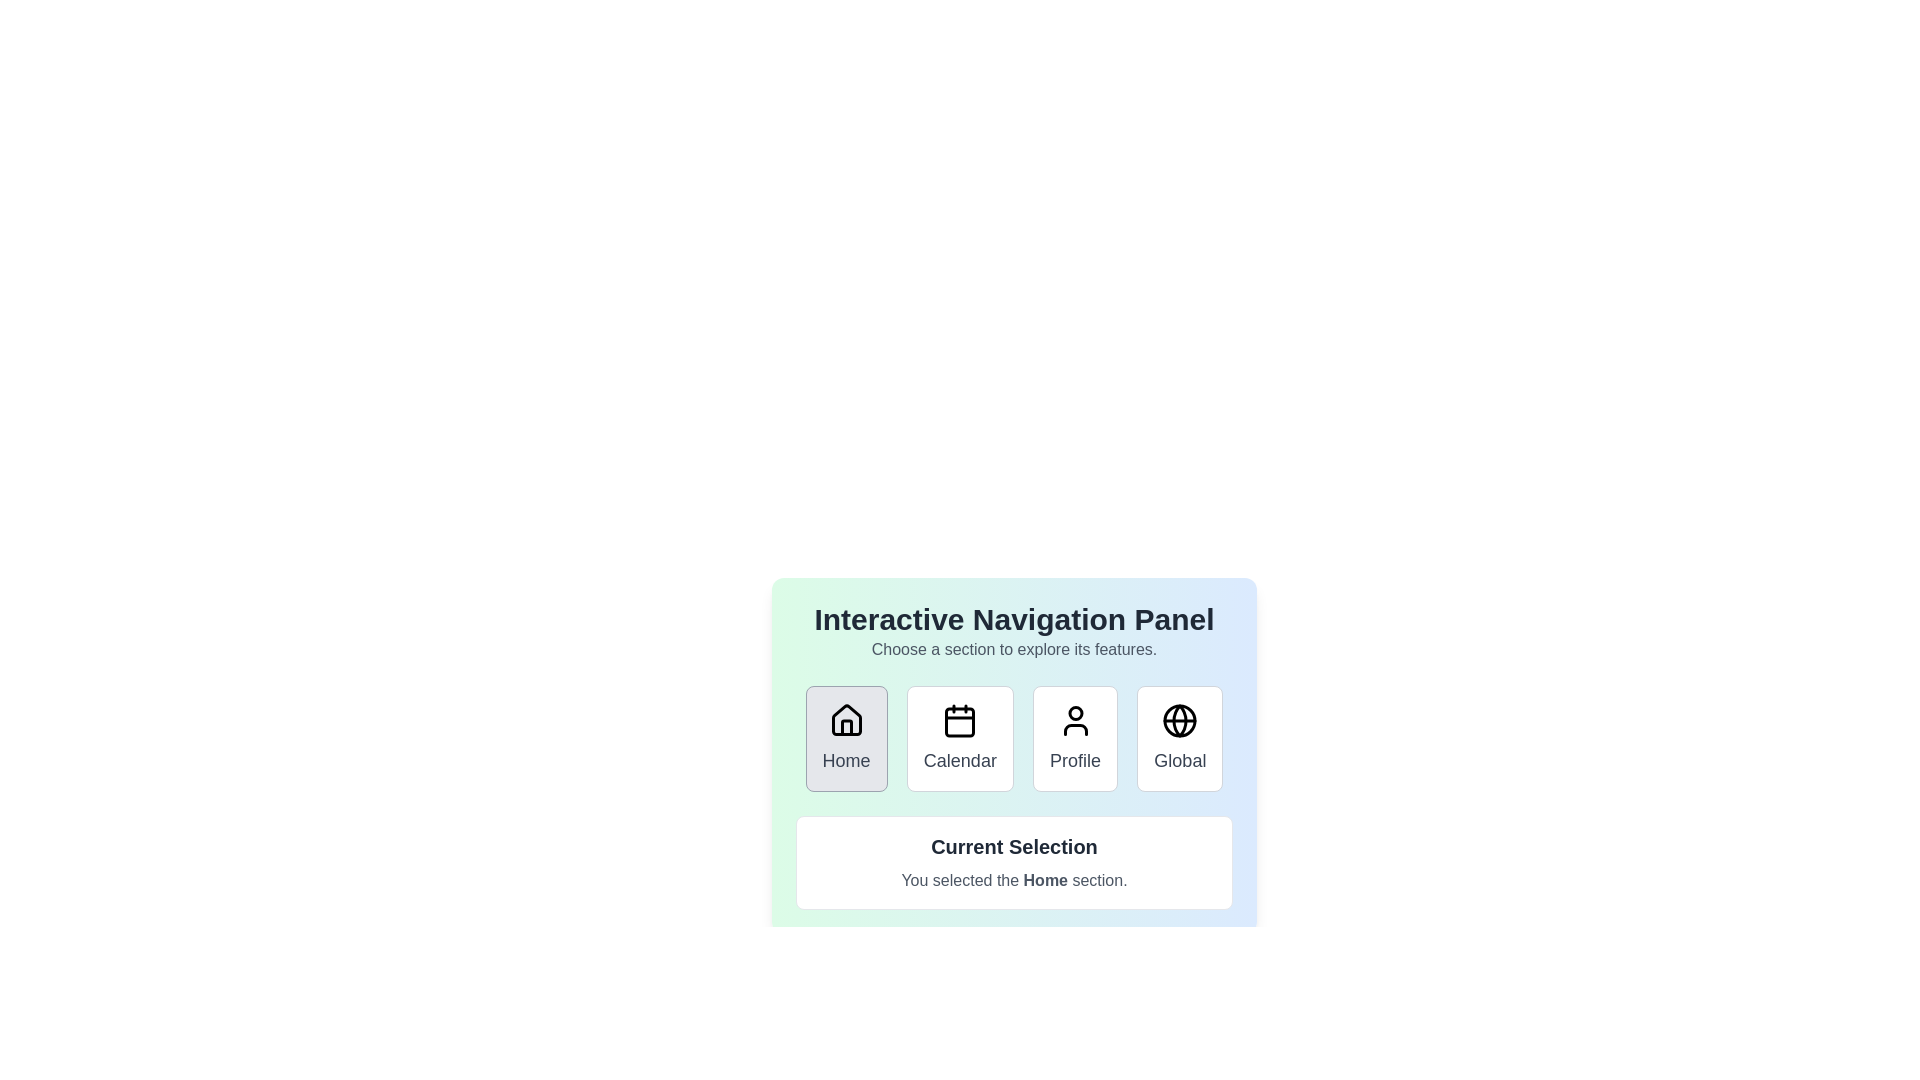 Image resolution: width=1920 pixels, height=1080 pixels. I want to click on the Informational panel titled 'Current Selection' which displays the message 'You selected the Home section.', so click(1014, 862).